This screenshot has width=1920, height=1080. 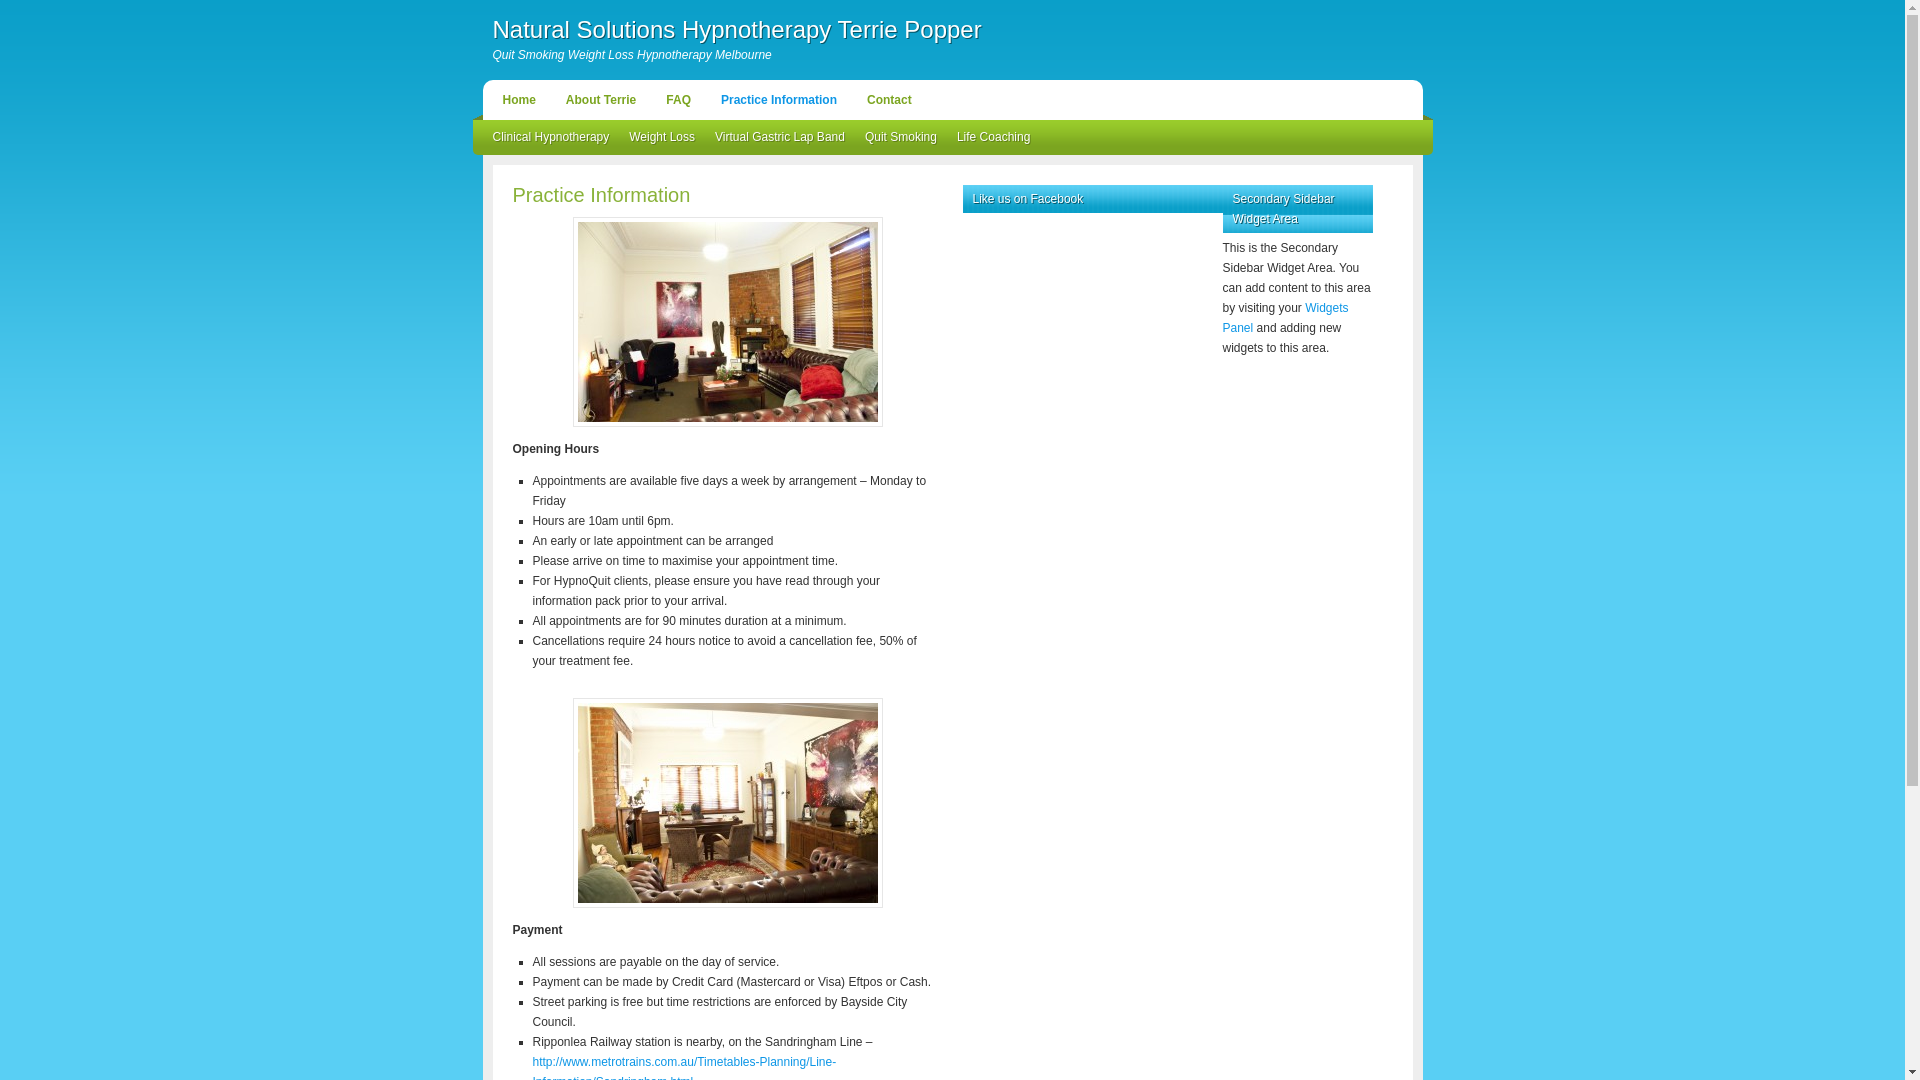 What do you see at coordinates (777, 100) in the screenshot?
I see `'Practice Information'` at bounding box center [777, 100].